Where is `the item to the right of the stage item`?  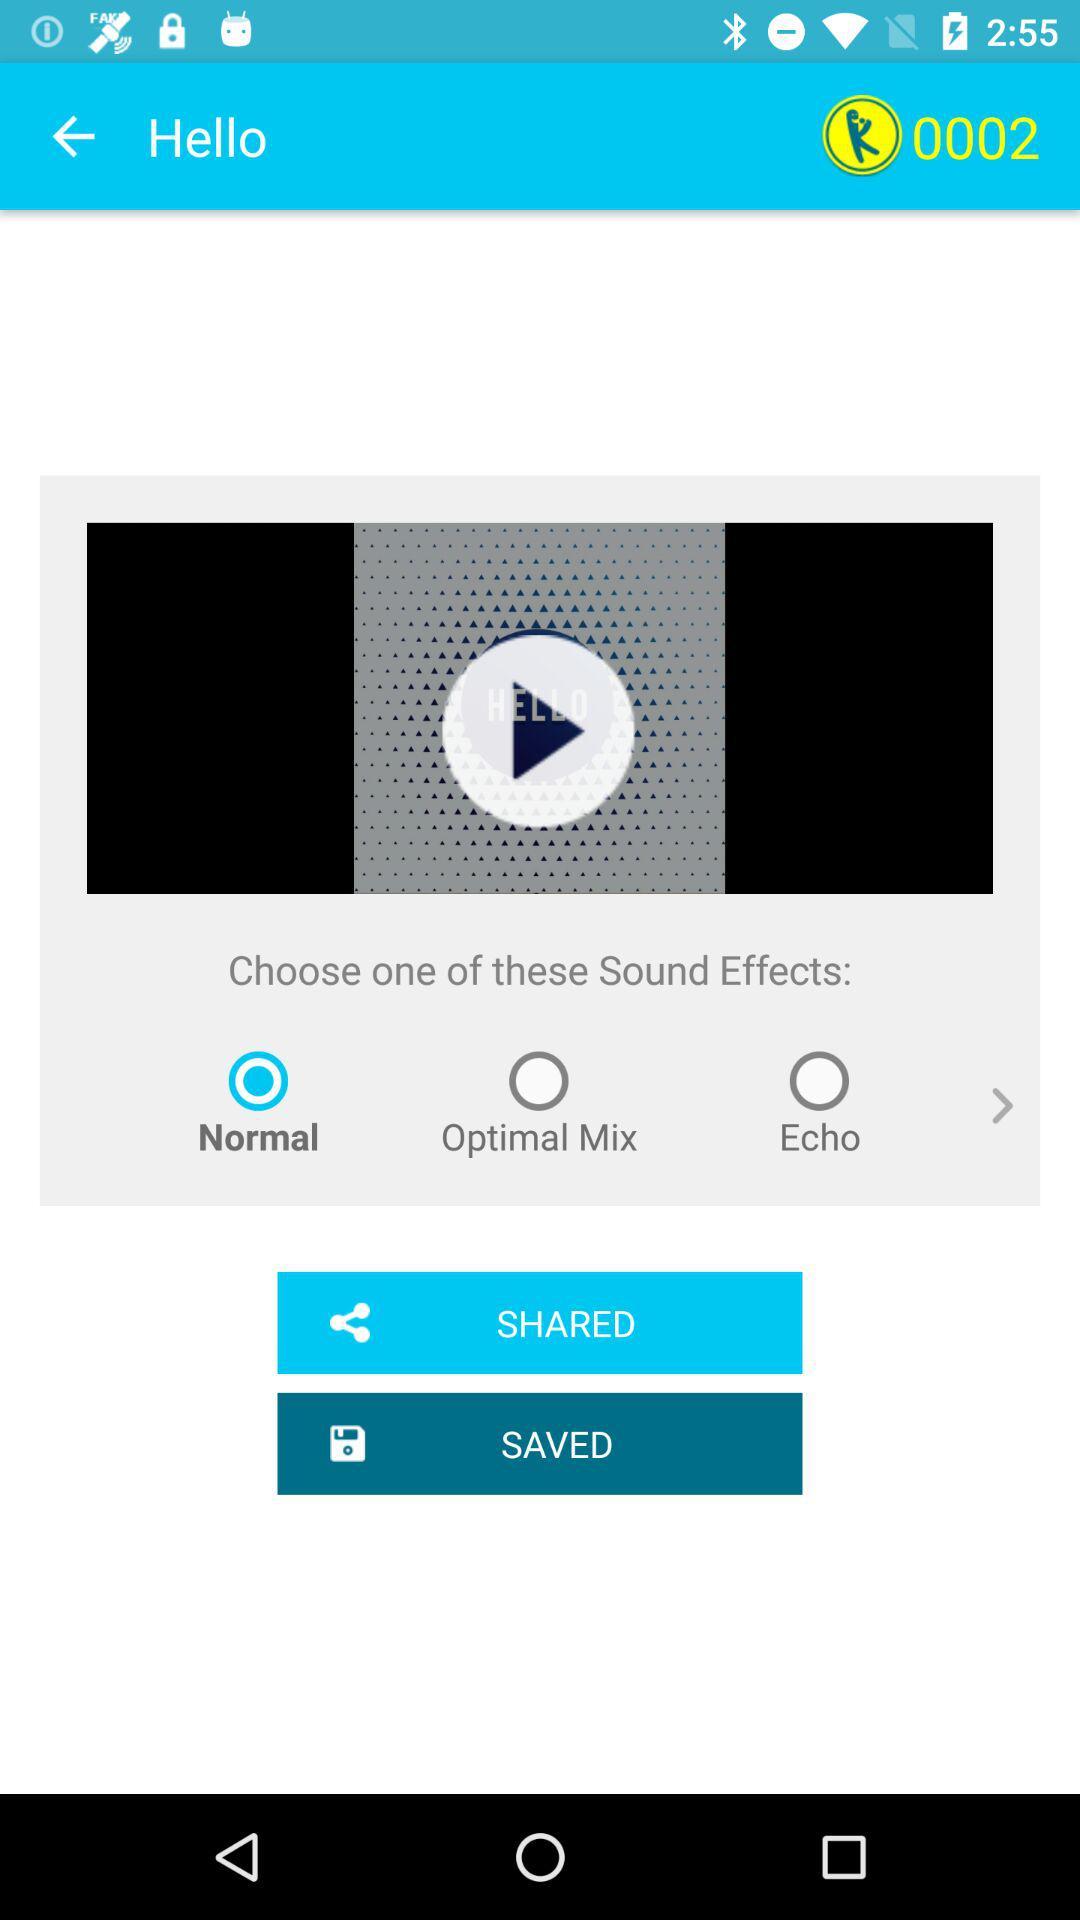
the item to the right of the stage item is located at coordinates (986, 1128).